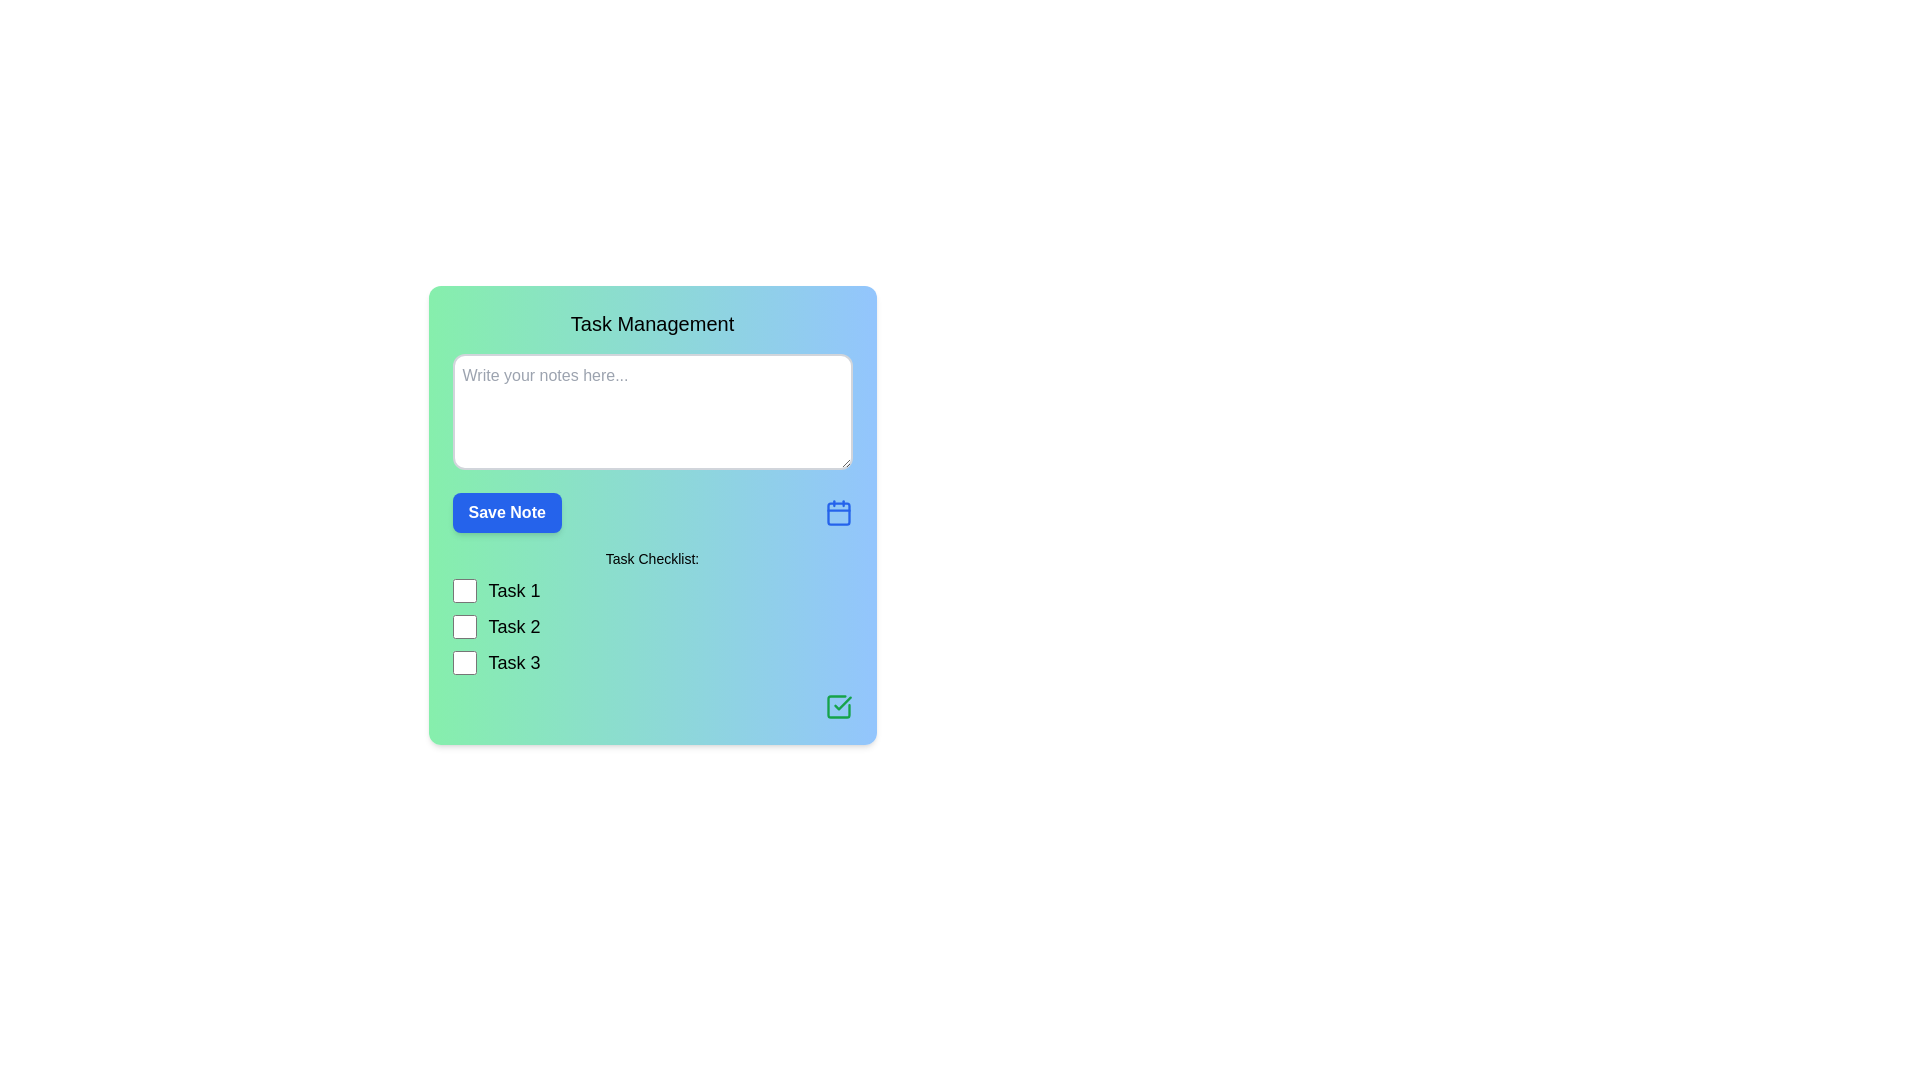  Describe the element at coordinates (514, 663) in the screenshot. I see `the descriptive label for the corresponding checkbox in the 'Task Checklist' section` at that location.